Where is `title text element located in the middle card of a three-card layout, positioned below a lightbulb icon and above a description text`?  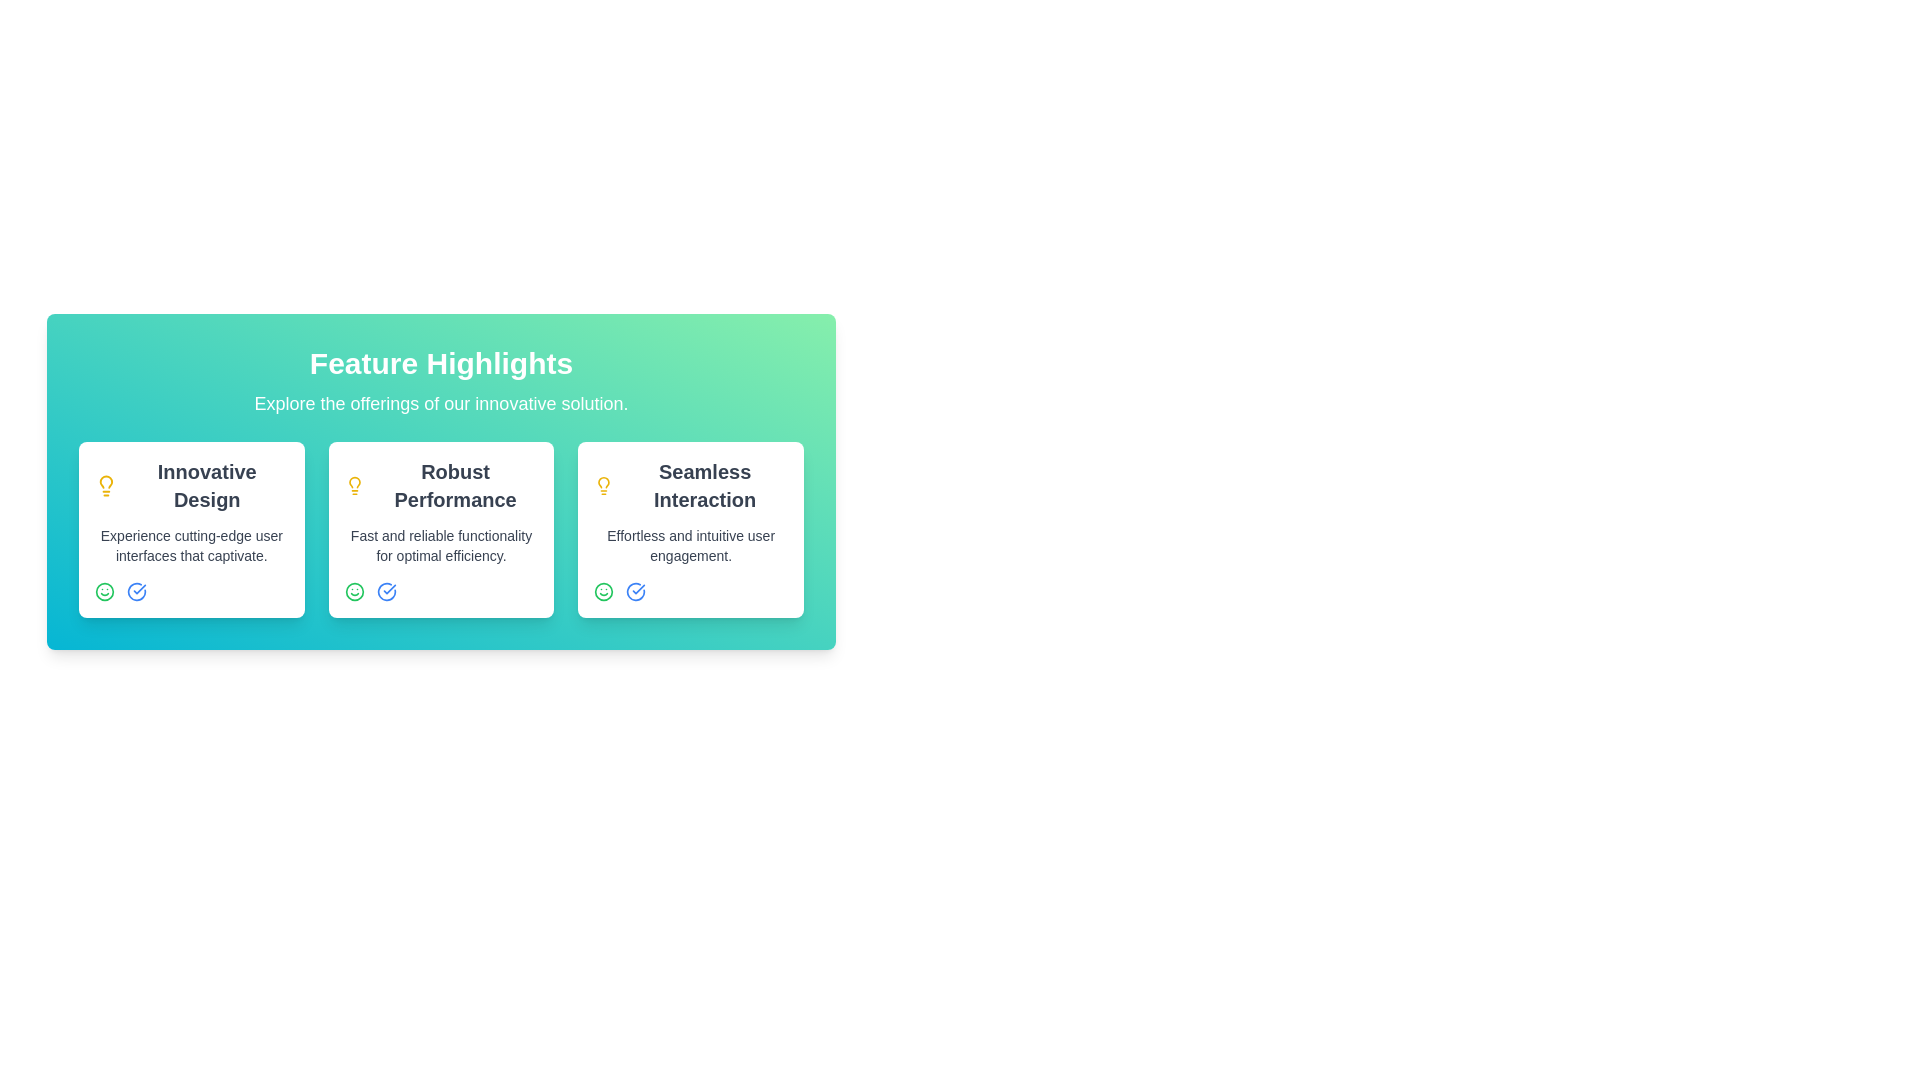 title text element located in the middle card of a three-card layout, positioned below a lightbulb icon and above a description text is located at coordinates (454, 486).